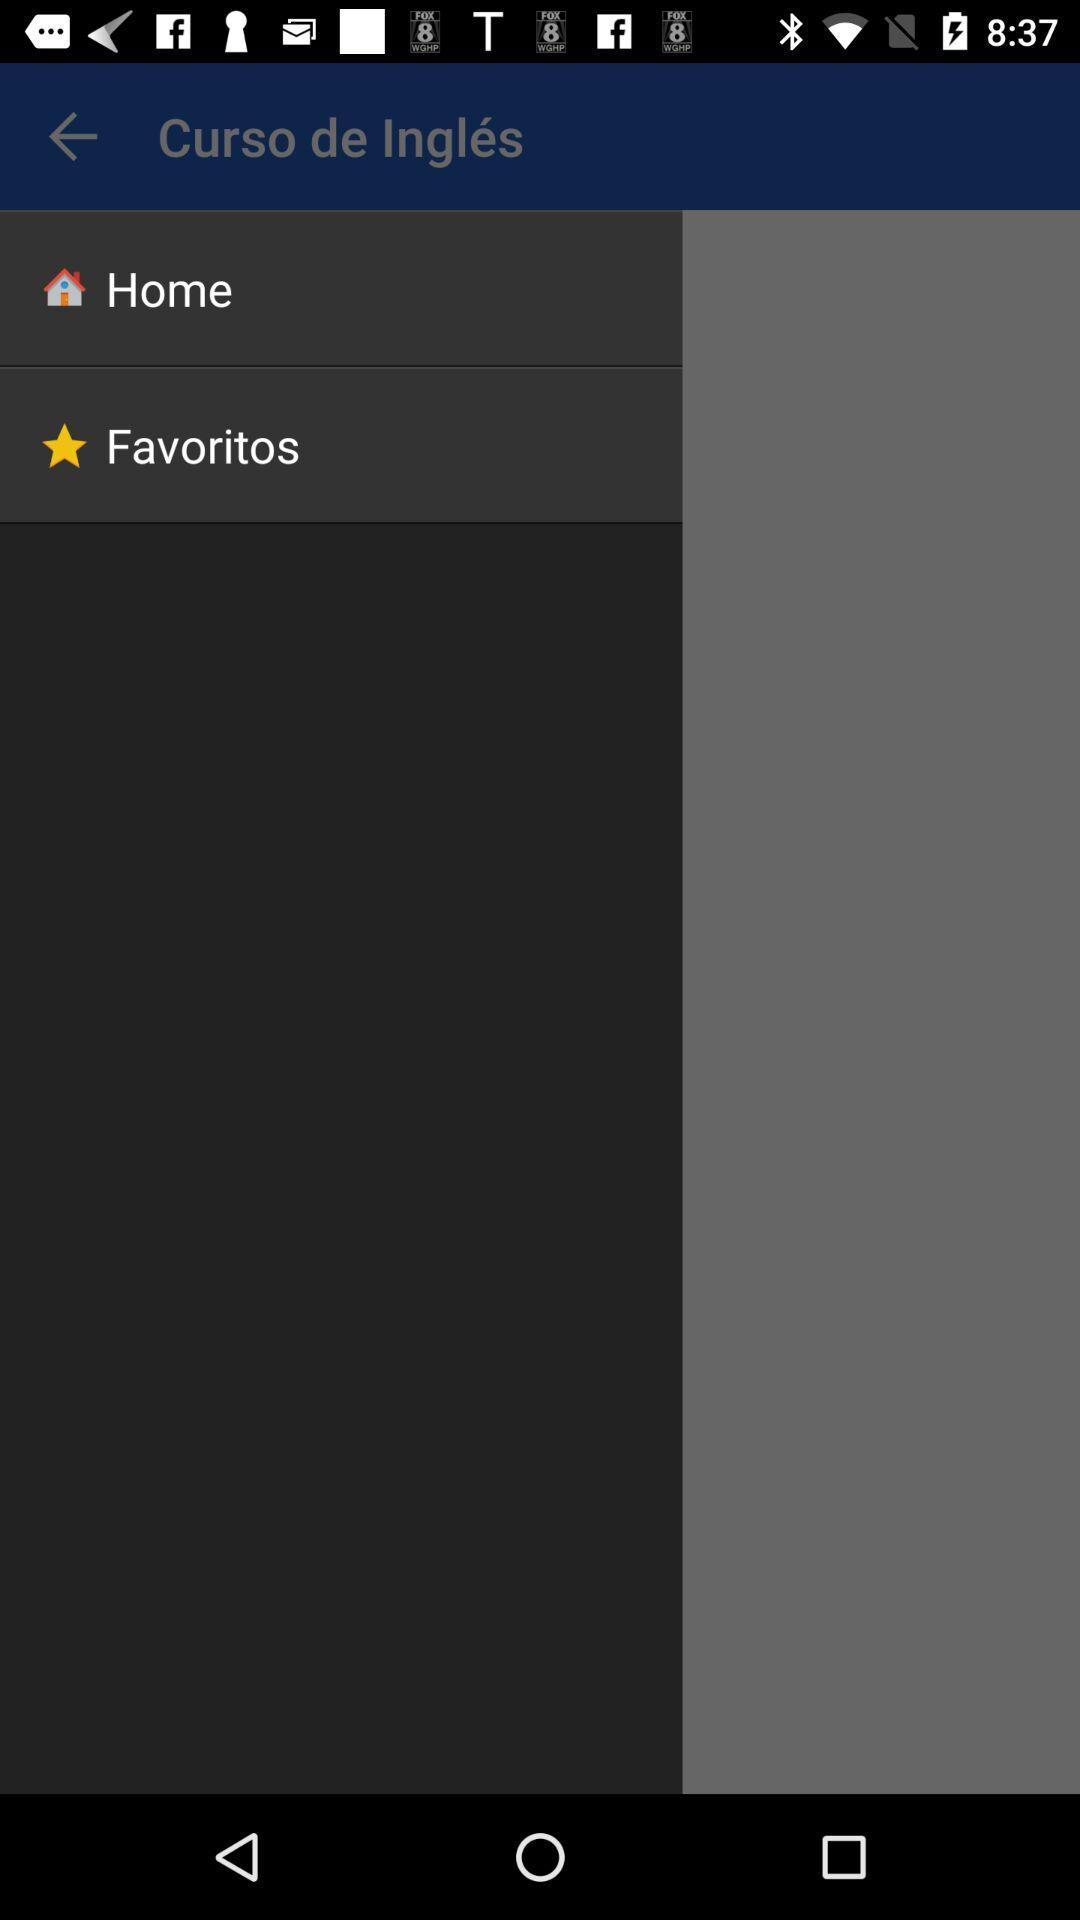  Describe the element at coordinates (531, 994) in the screenshot. I see `icon at the center` at that location.